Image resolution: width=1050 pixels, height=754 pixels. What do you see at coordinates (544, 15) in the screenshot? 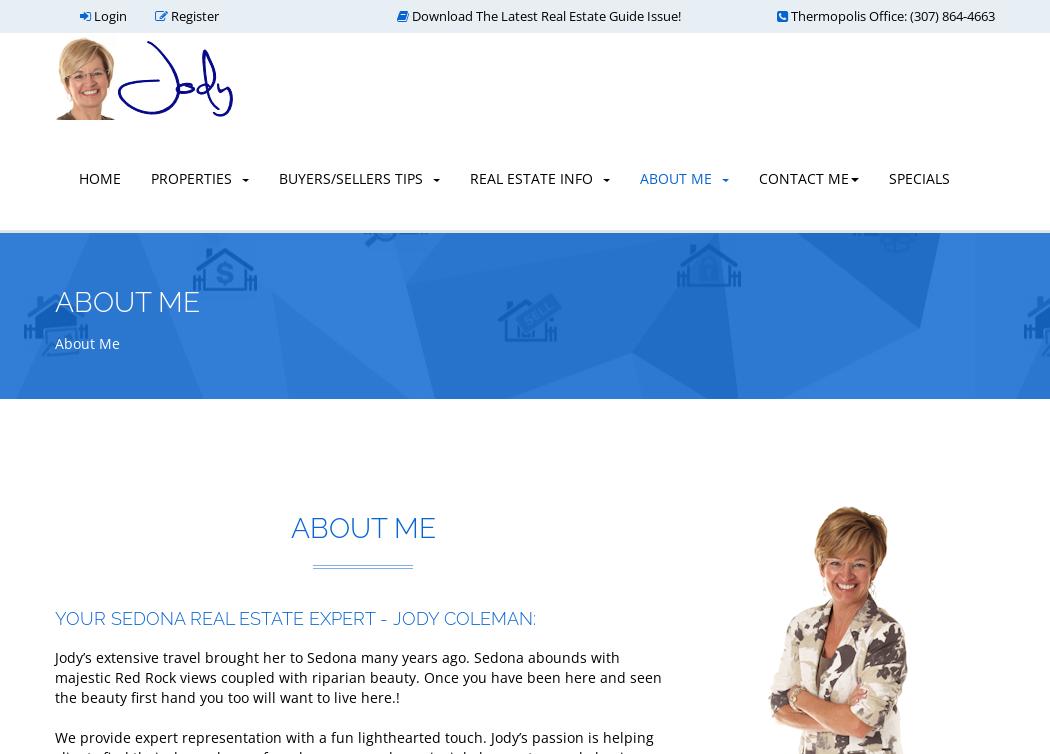
I see `'Download The Latest Real Estate Guide Issue!'` at bounding box center [544, 15].